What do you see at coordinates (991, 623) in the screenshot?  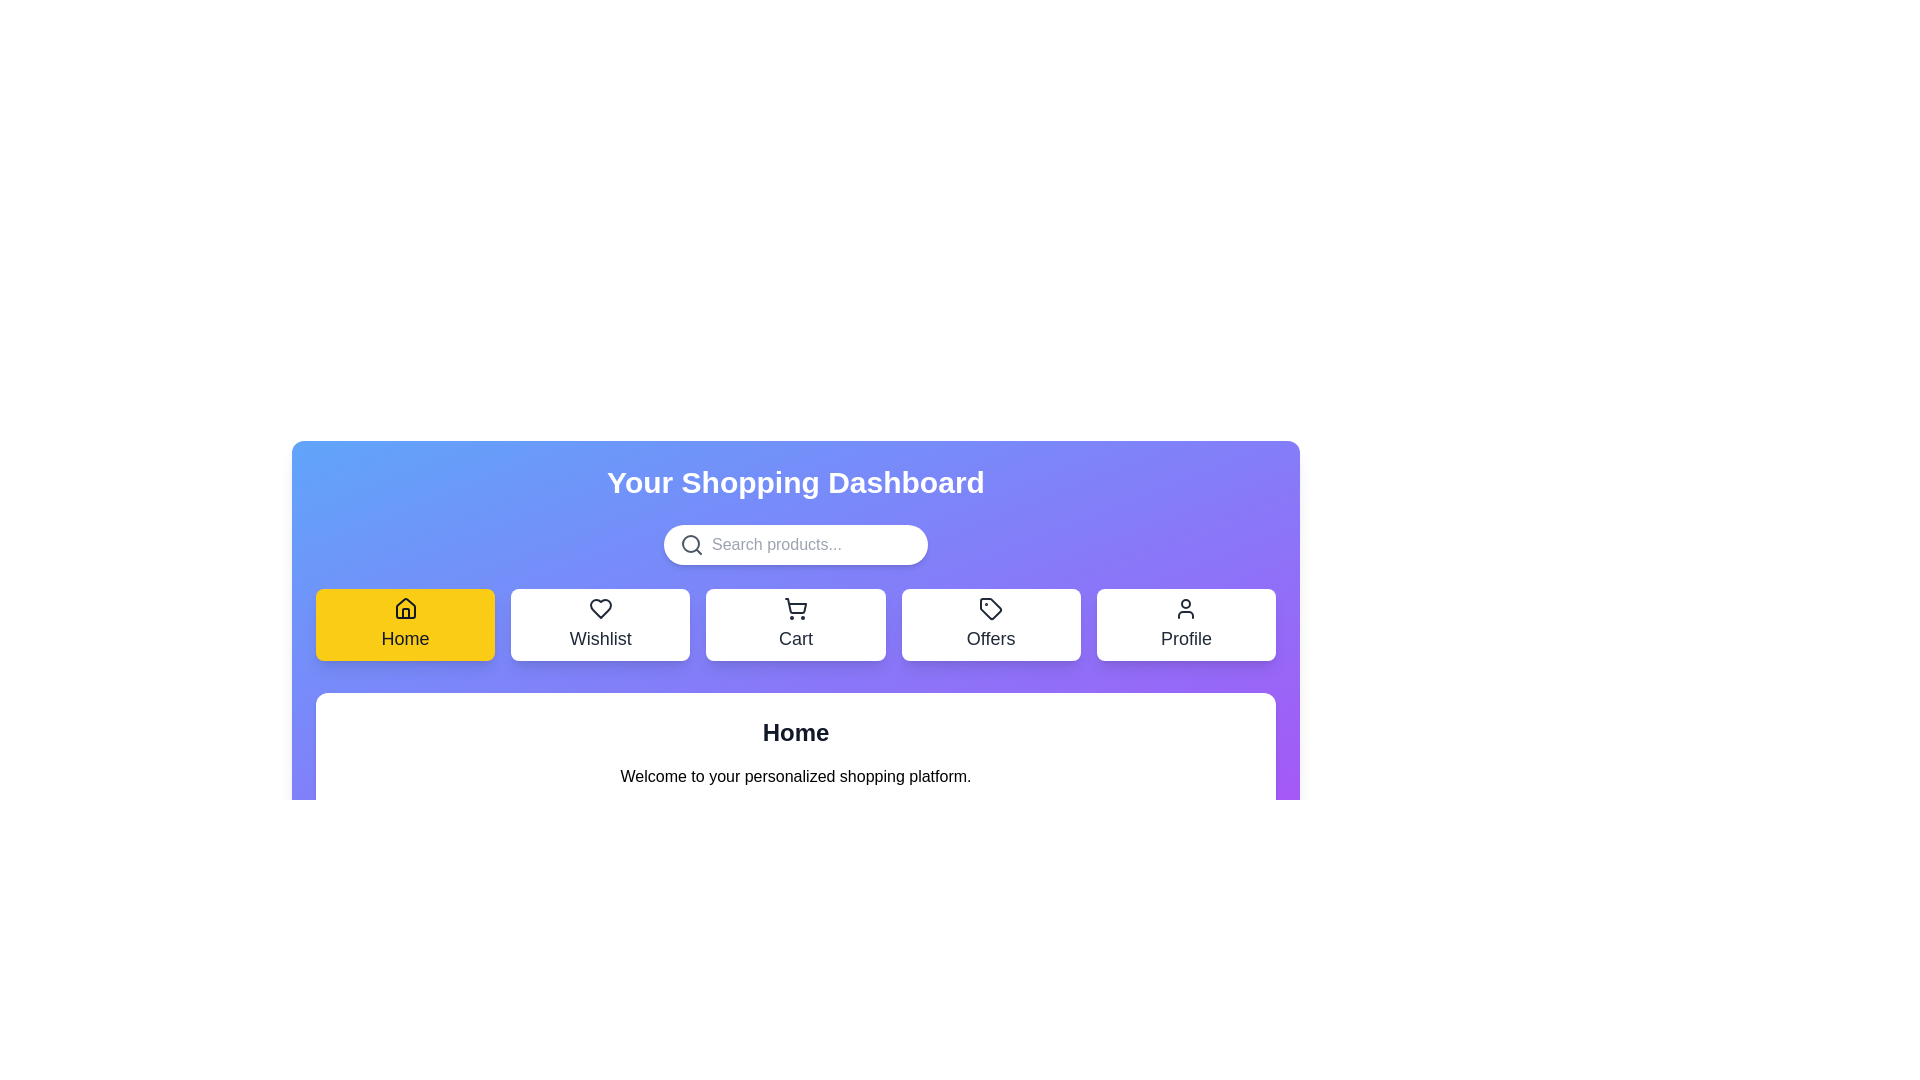 I see `the 'Offers' button, which is a rectangular button with rounded corners, white background, and gray text, located in the middle section of the navigation panel, fourth item from the left` at bounding box center [991, 623].